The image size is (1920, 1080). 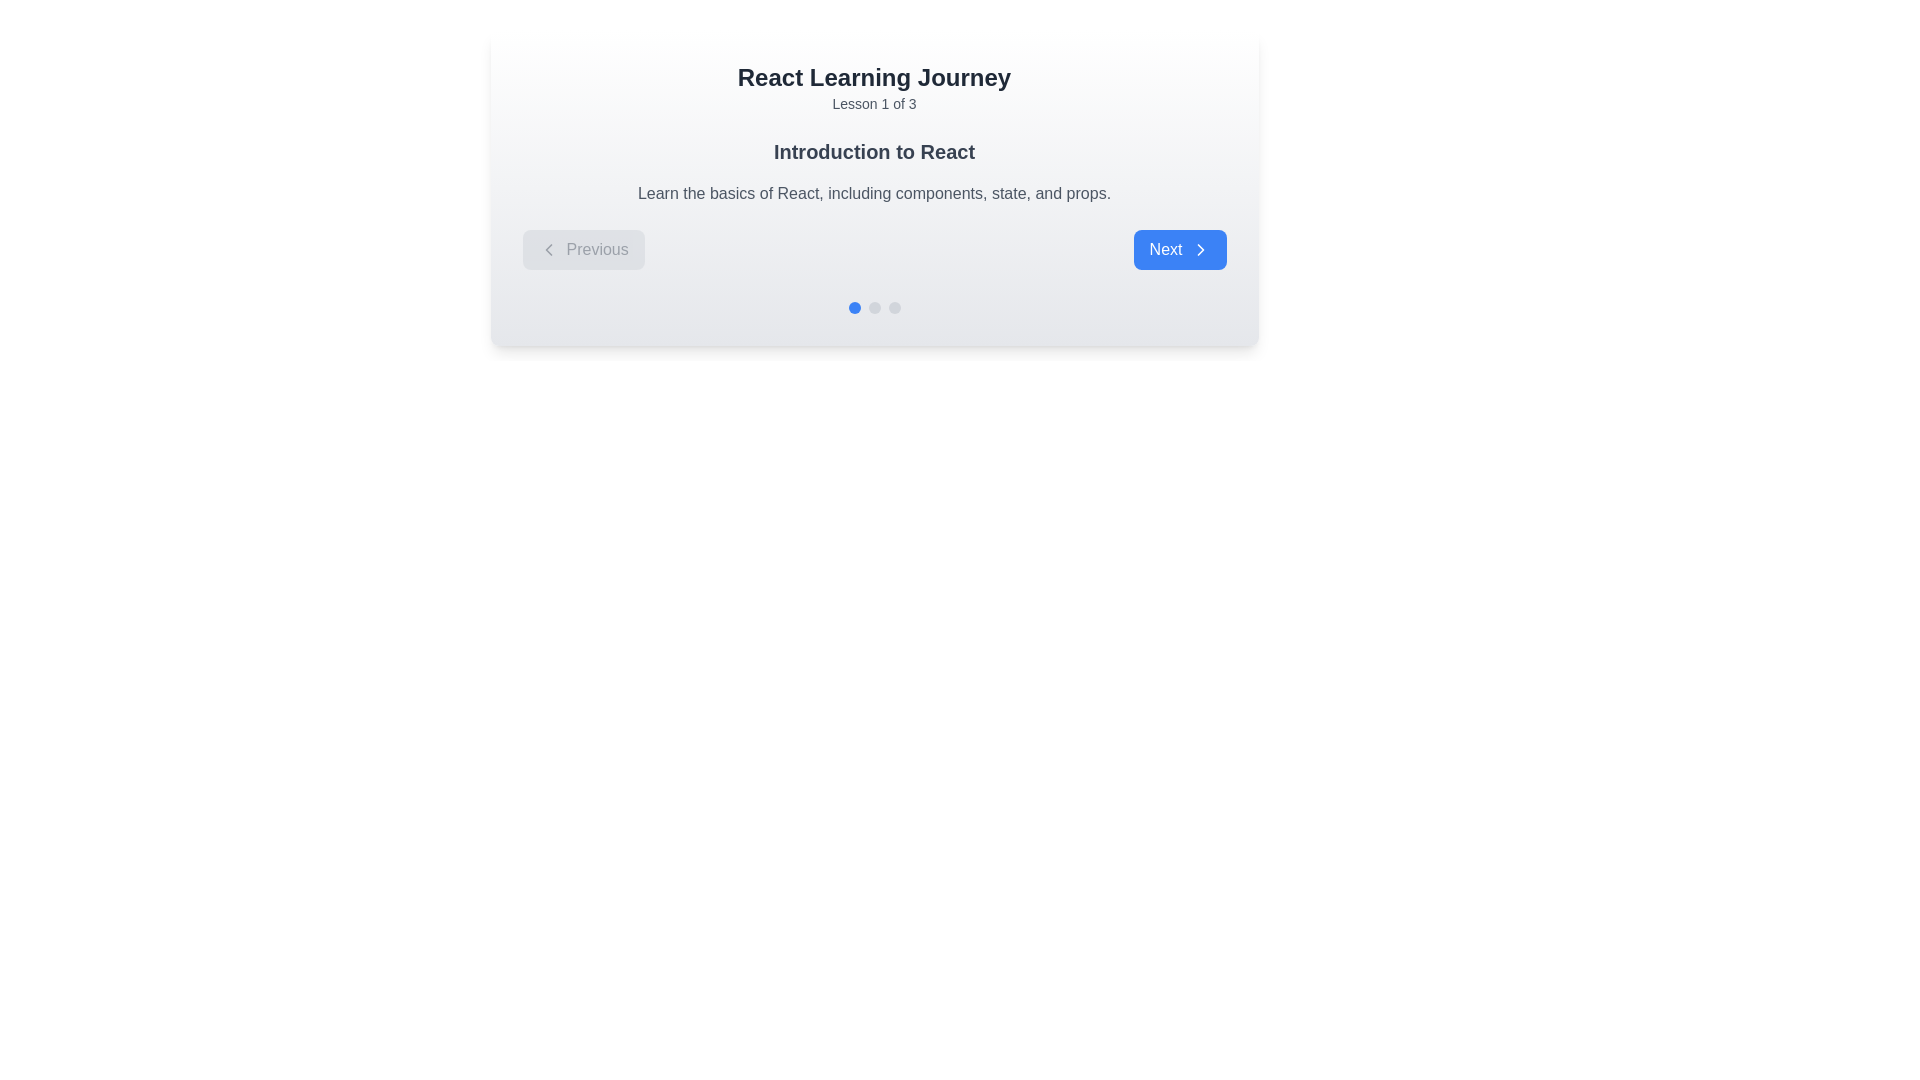 What do you see at coordinates (1180, 249) in the screenshot?
I see `the 'Next' button with a blue background and white text, which features a right-pointing arrow icon` at bounding box center [1180, 249].